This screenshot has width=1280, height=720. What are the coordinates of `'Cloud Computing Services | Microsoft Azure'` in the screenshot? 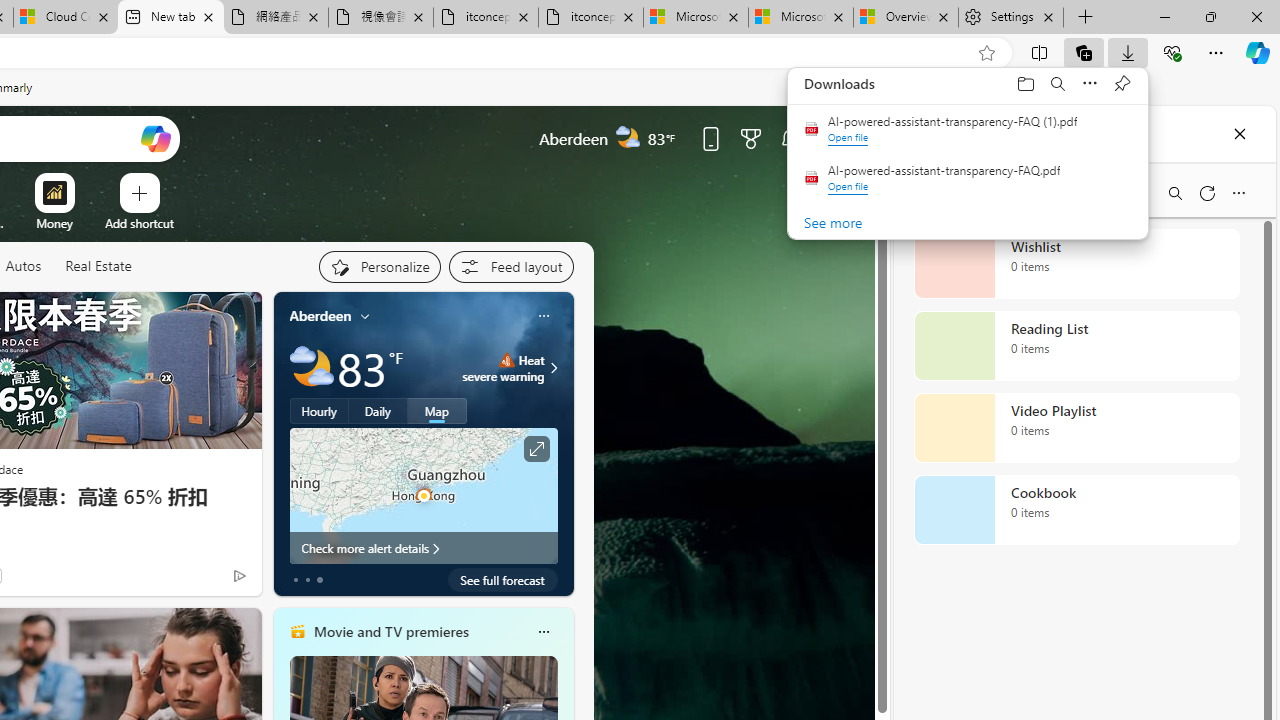 It's located at (65, 17).